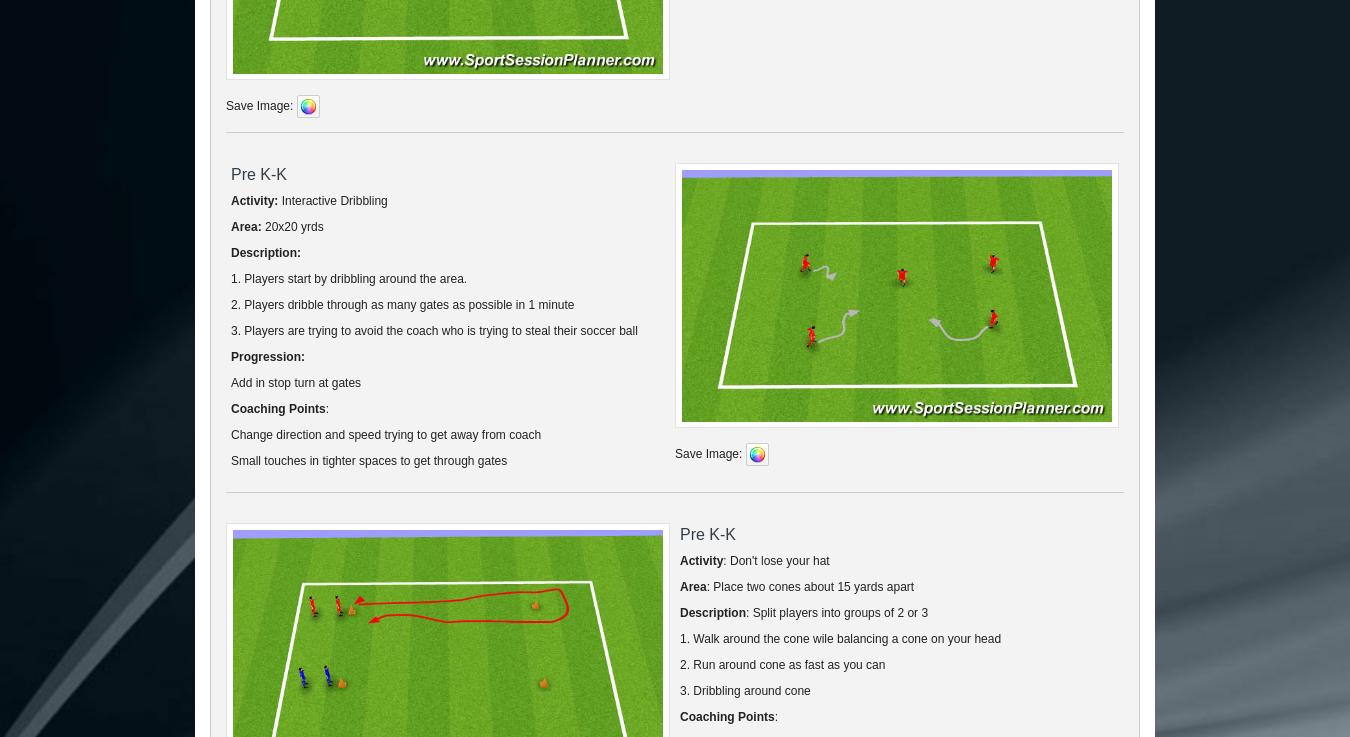 The width and height of the screenshot is (1350, 737). Describe the element at coordinates (691, 586) in the screenshot. I see `'Area'` at that location.